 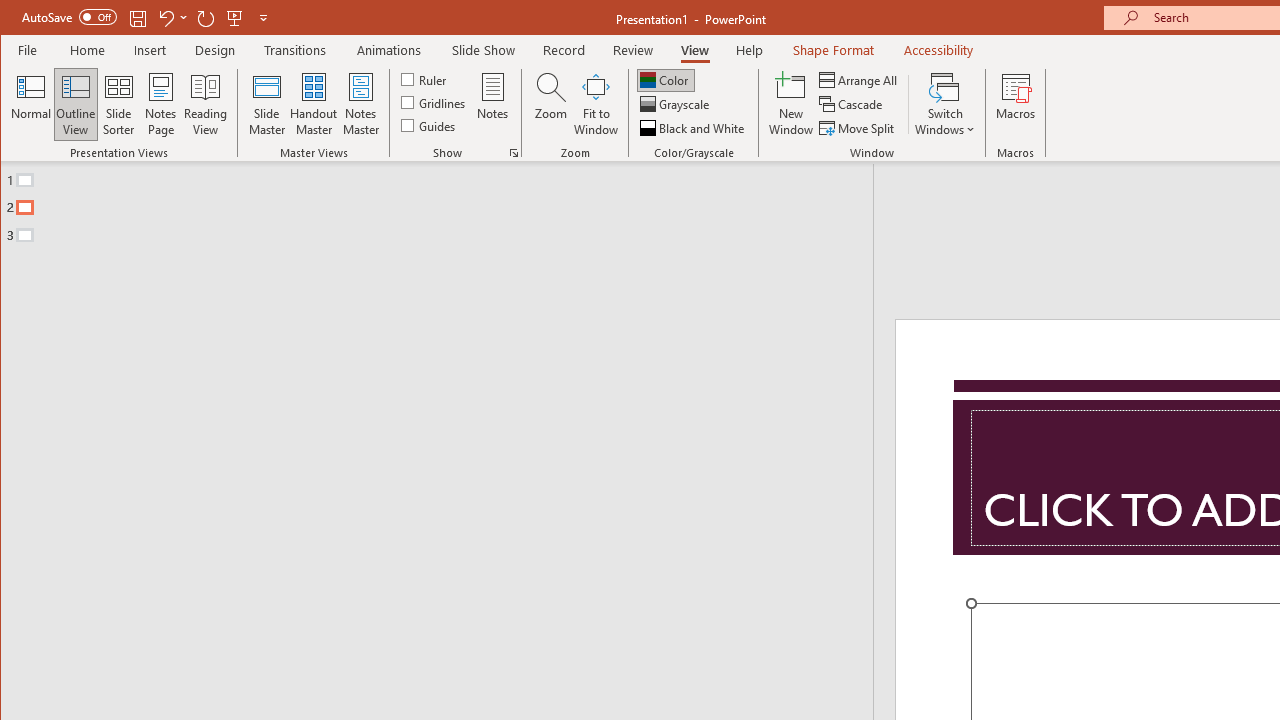 What do you see at coordinates (790, 104) in the screenshot?
I see `'New Window'` at bounding box center [790, 104].